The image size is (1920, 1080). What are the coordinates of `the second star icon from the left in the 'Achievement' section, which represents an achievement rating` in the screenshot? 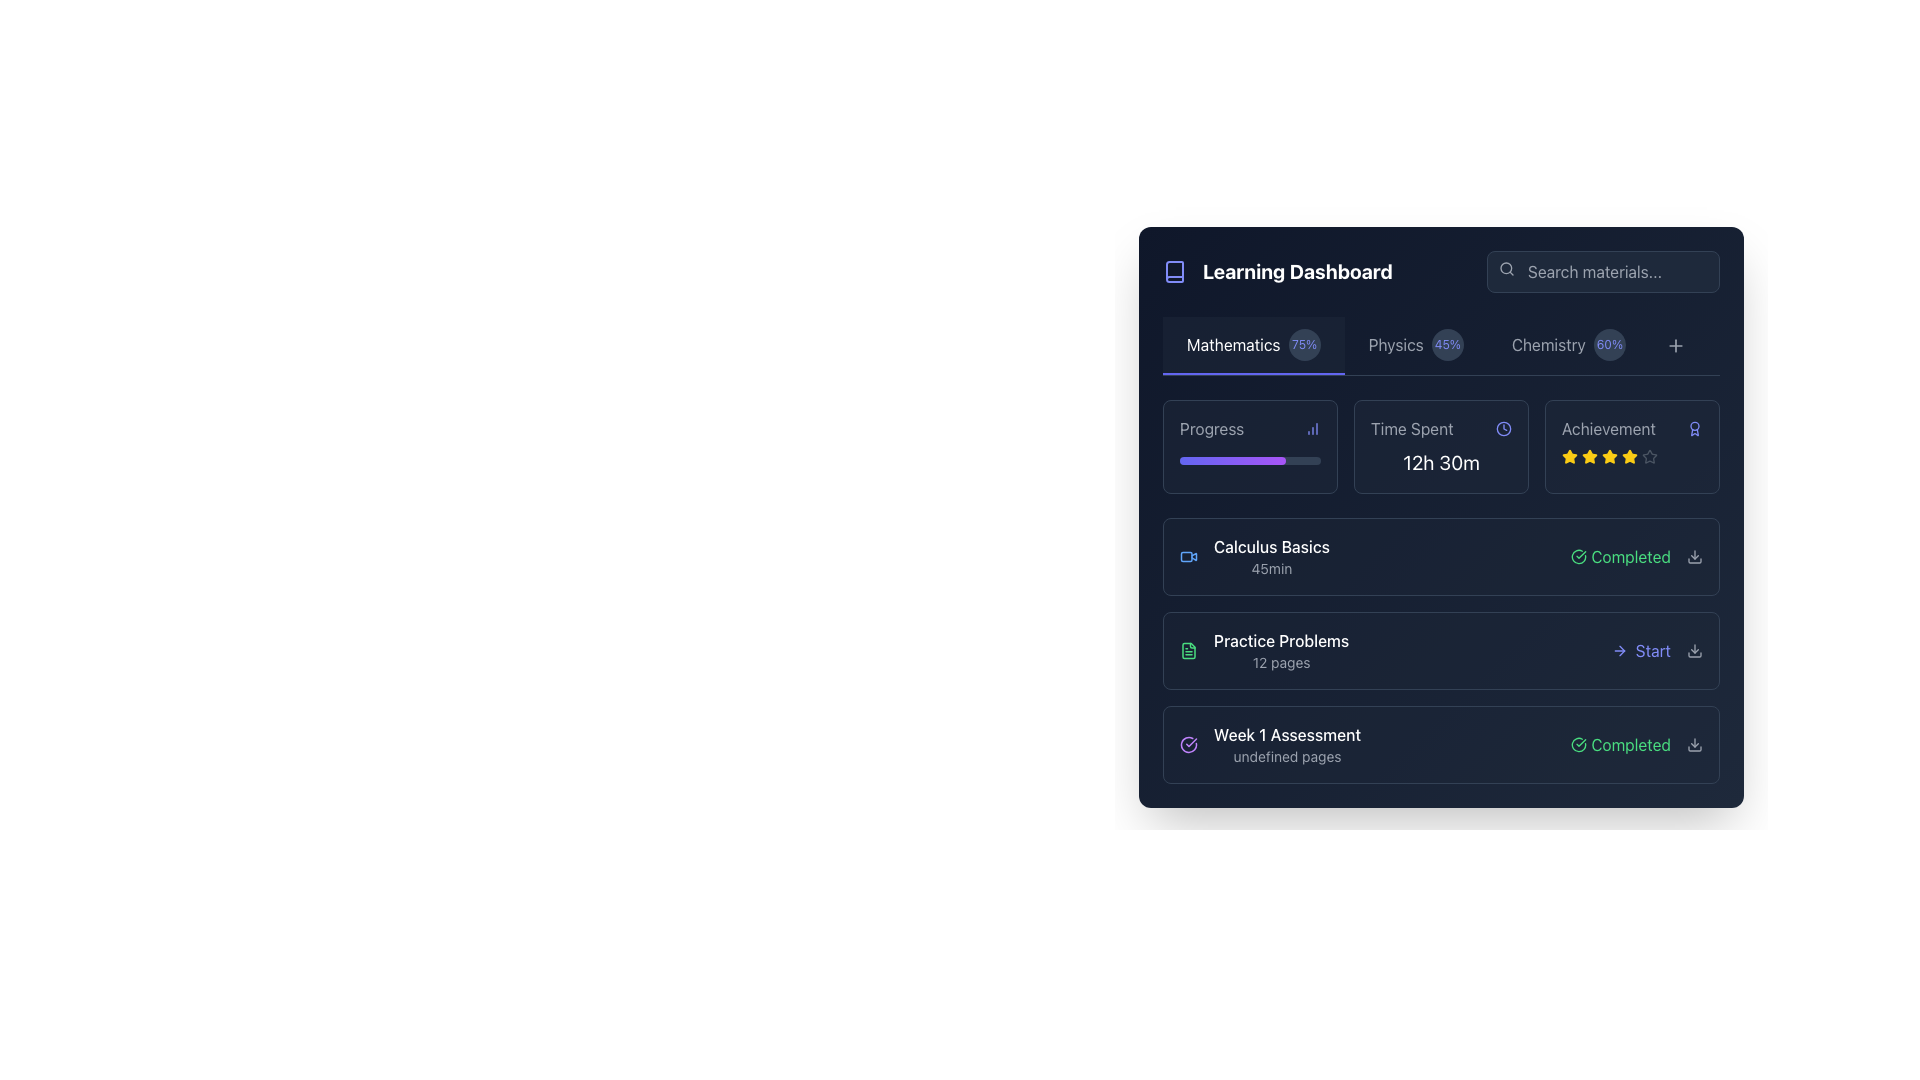 It's located at (1588, 456).